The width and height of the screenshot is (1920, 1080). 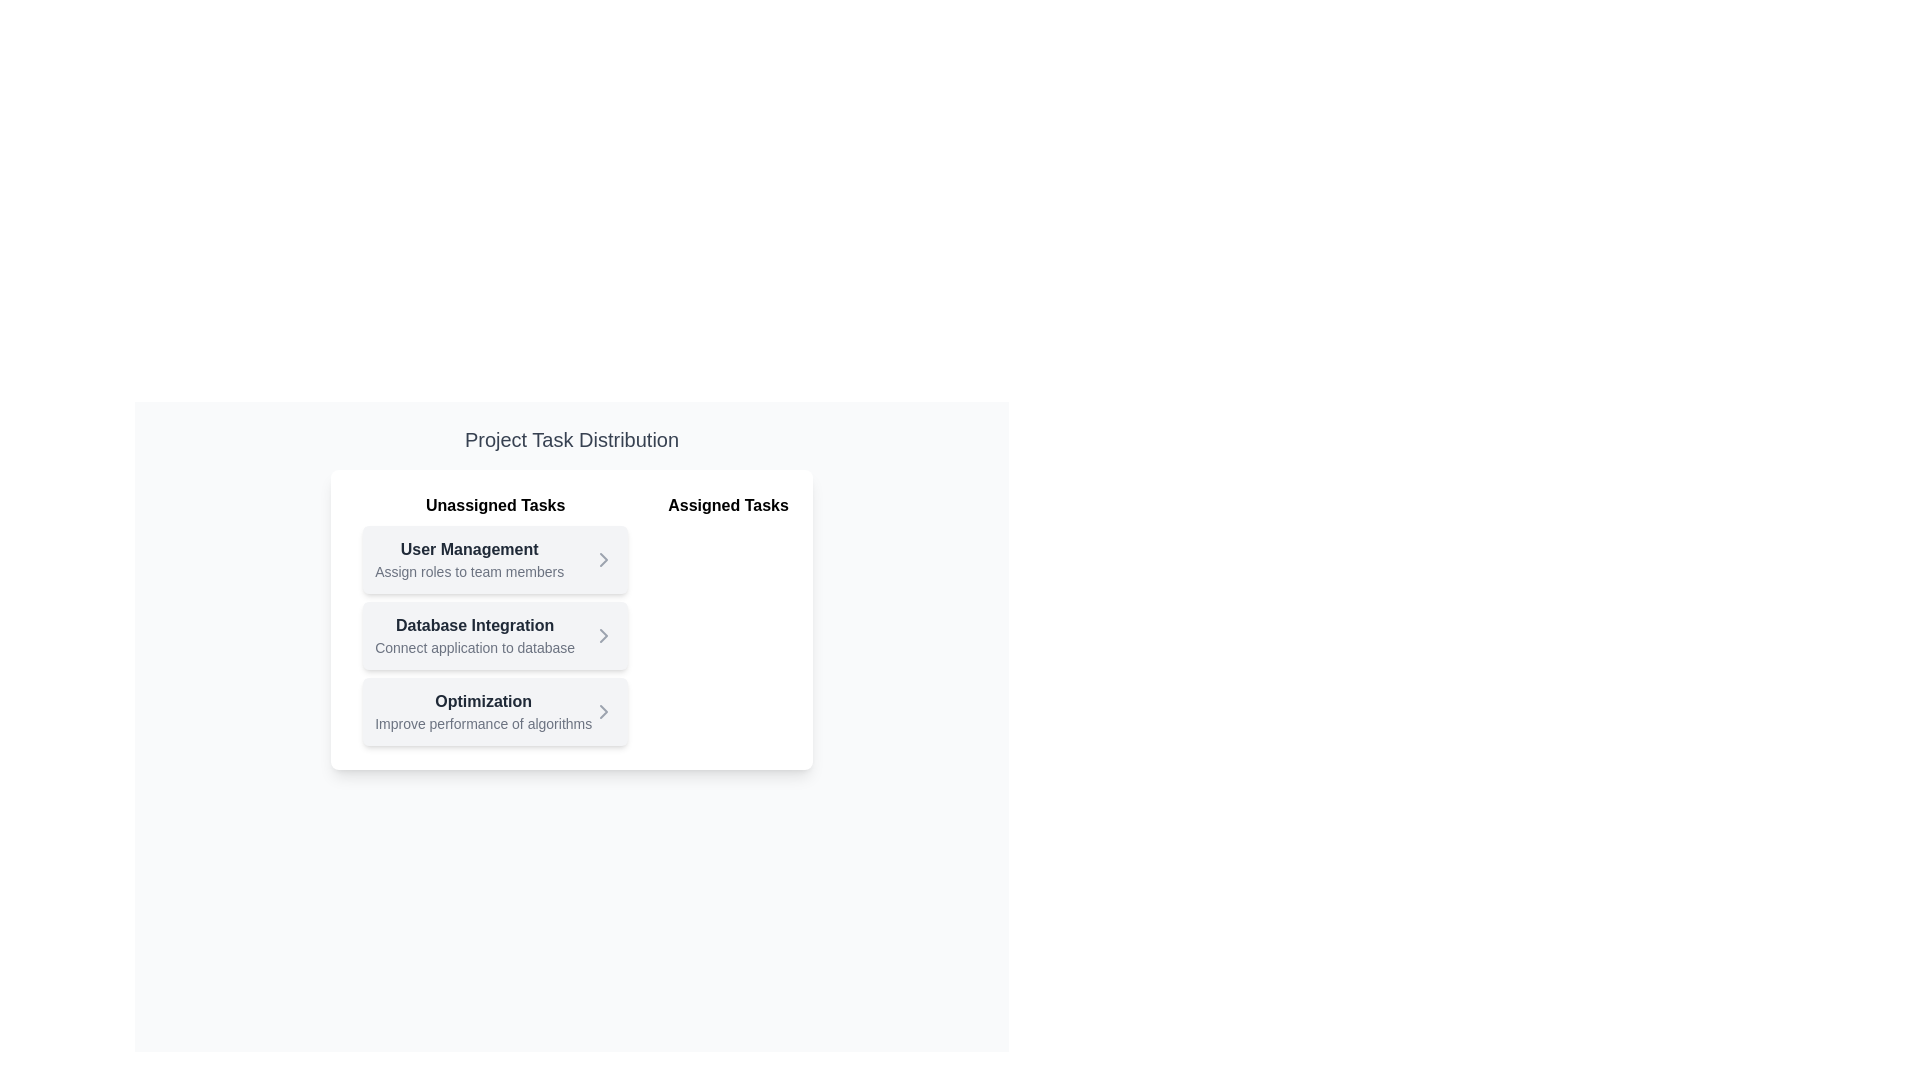 I want to click on arrow button next to the task titled User Management in the Unassigned Tasks list, so click(x=603, y=559).